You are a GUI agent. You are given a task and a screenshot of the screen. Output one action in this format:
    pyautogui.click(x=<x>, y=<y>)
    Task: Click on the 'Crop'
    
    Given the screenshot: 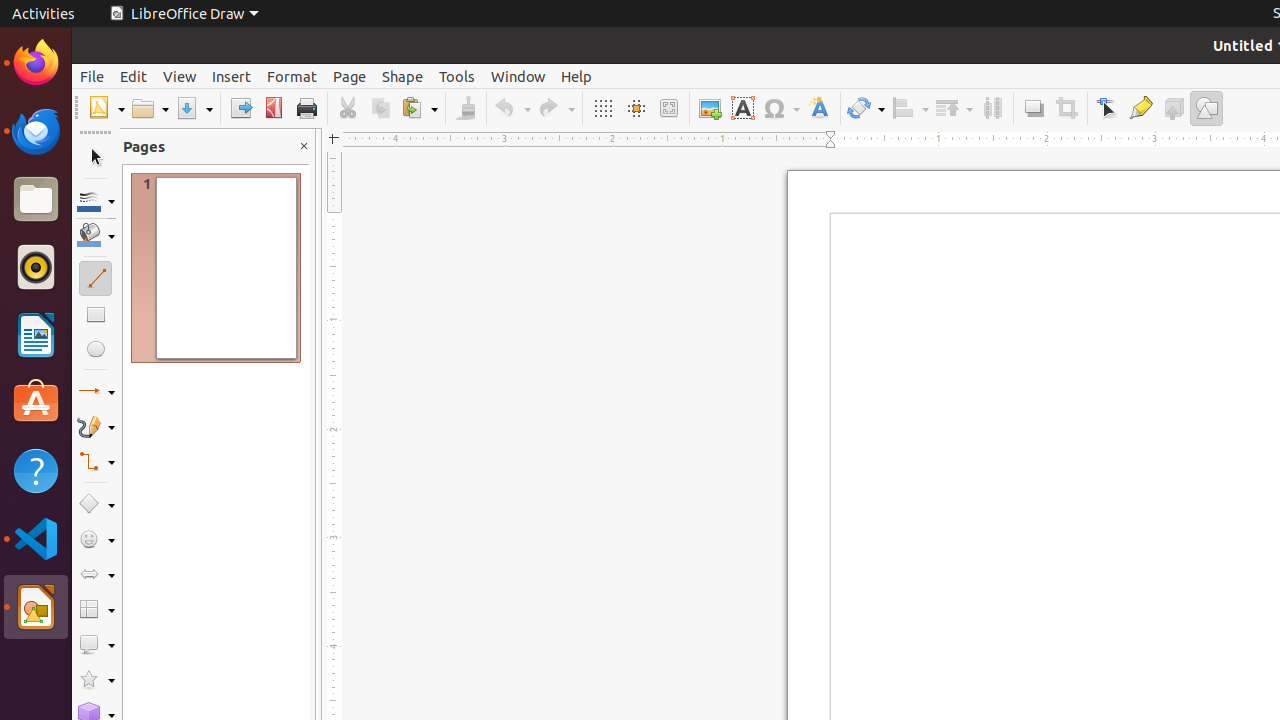 What is the action you would take?
    pyautogui.click(x=1065, y=108)
    